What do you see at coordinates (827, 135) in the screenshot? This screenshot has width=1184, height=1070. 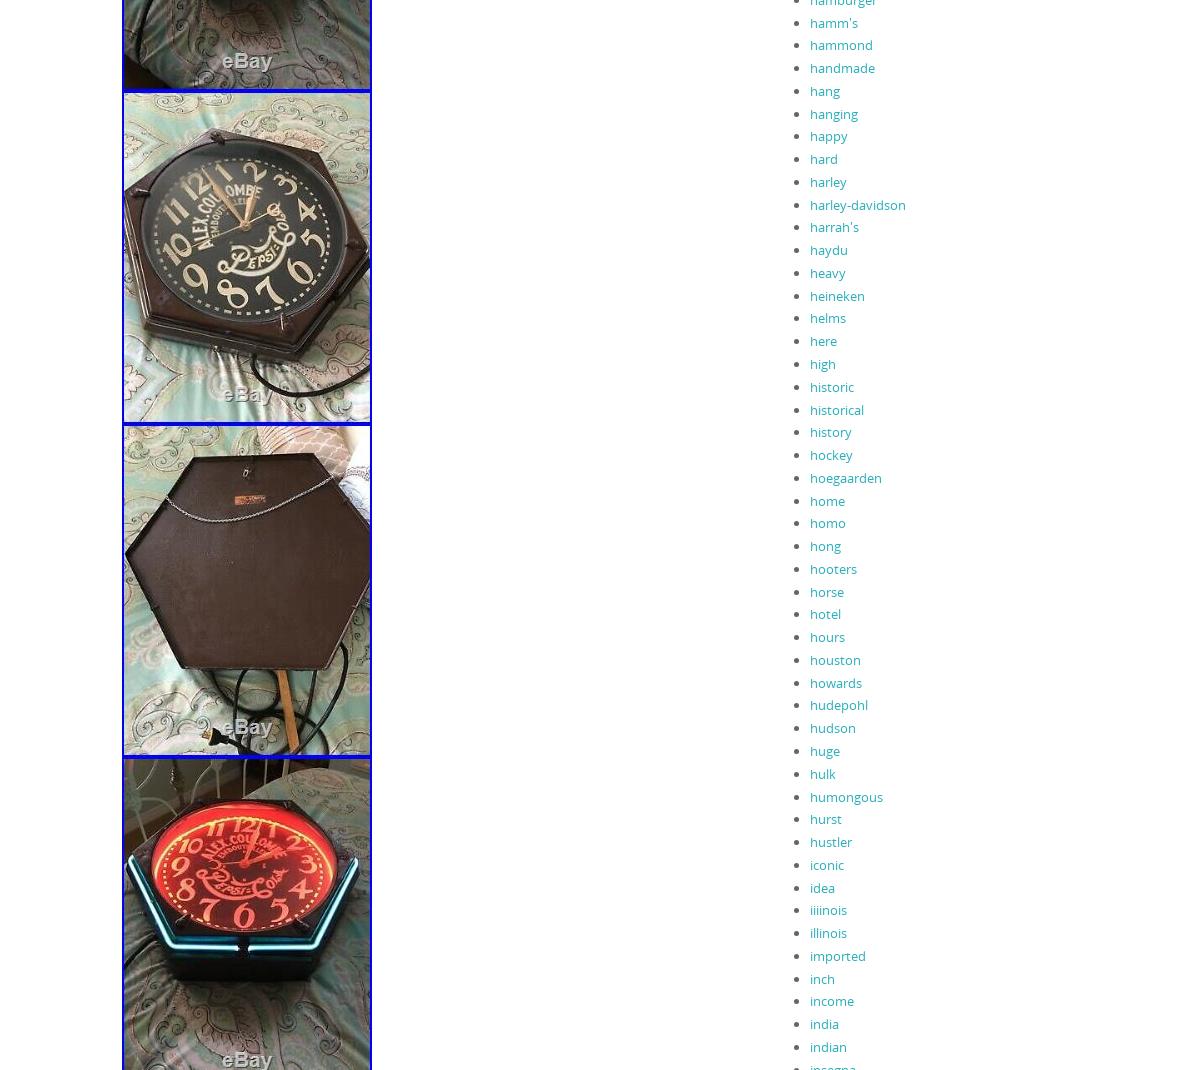 I see `'happy'` at bounding box center [827, 135].